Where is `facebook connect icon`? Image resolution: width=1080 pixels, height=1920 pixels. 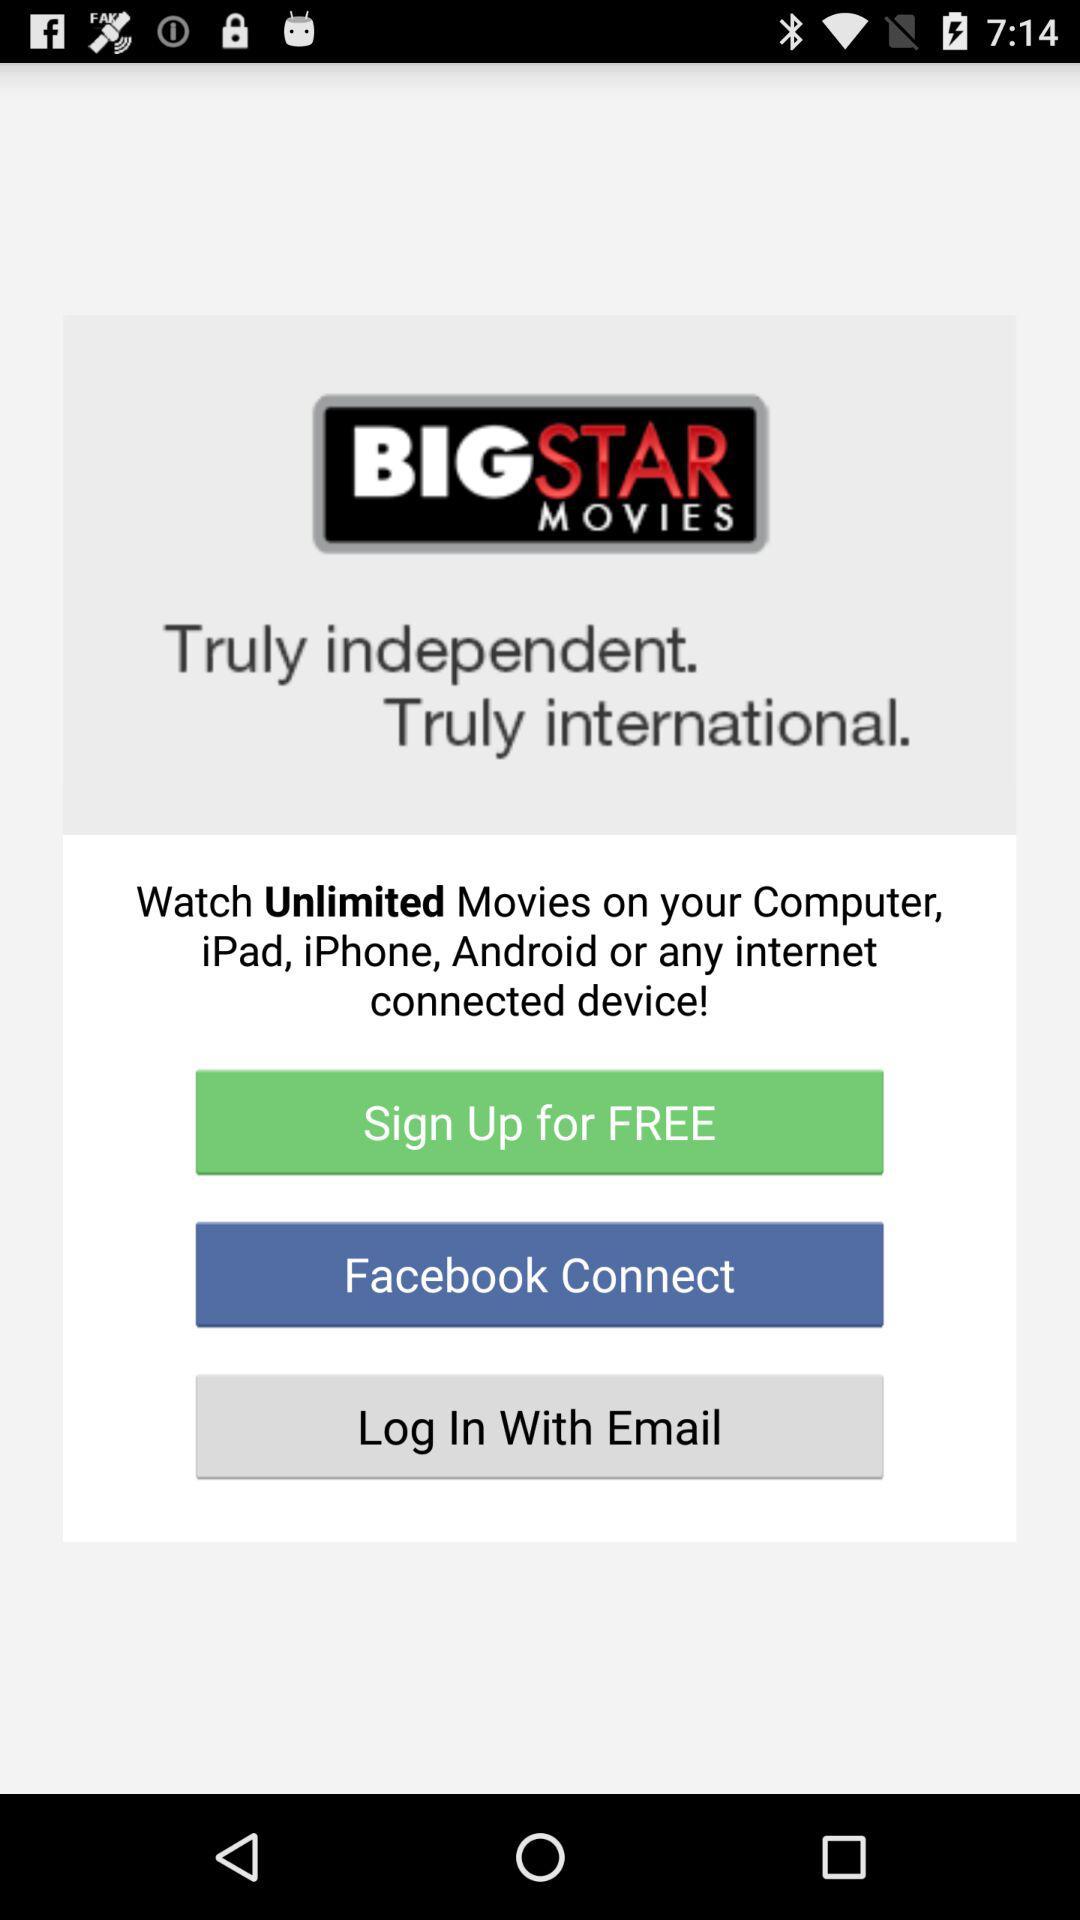 facebook connect icon is located at coordinates (538, 1273).